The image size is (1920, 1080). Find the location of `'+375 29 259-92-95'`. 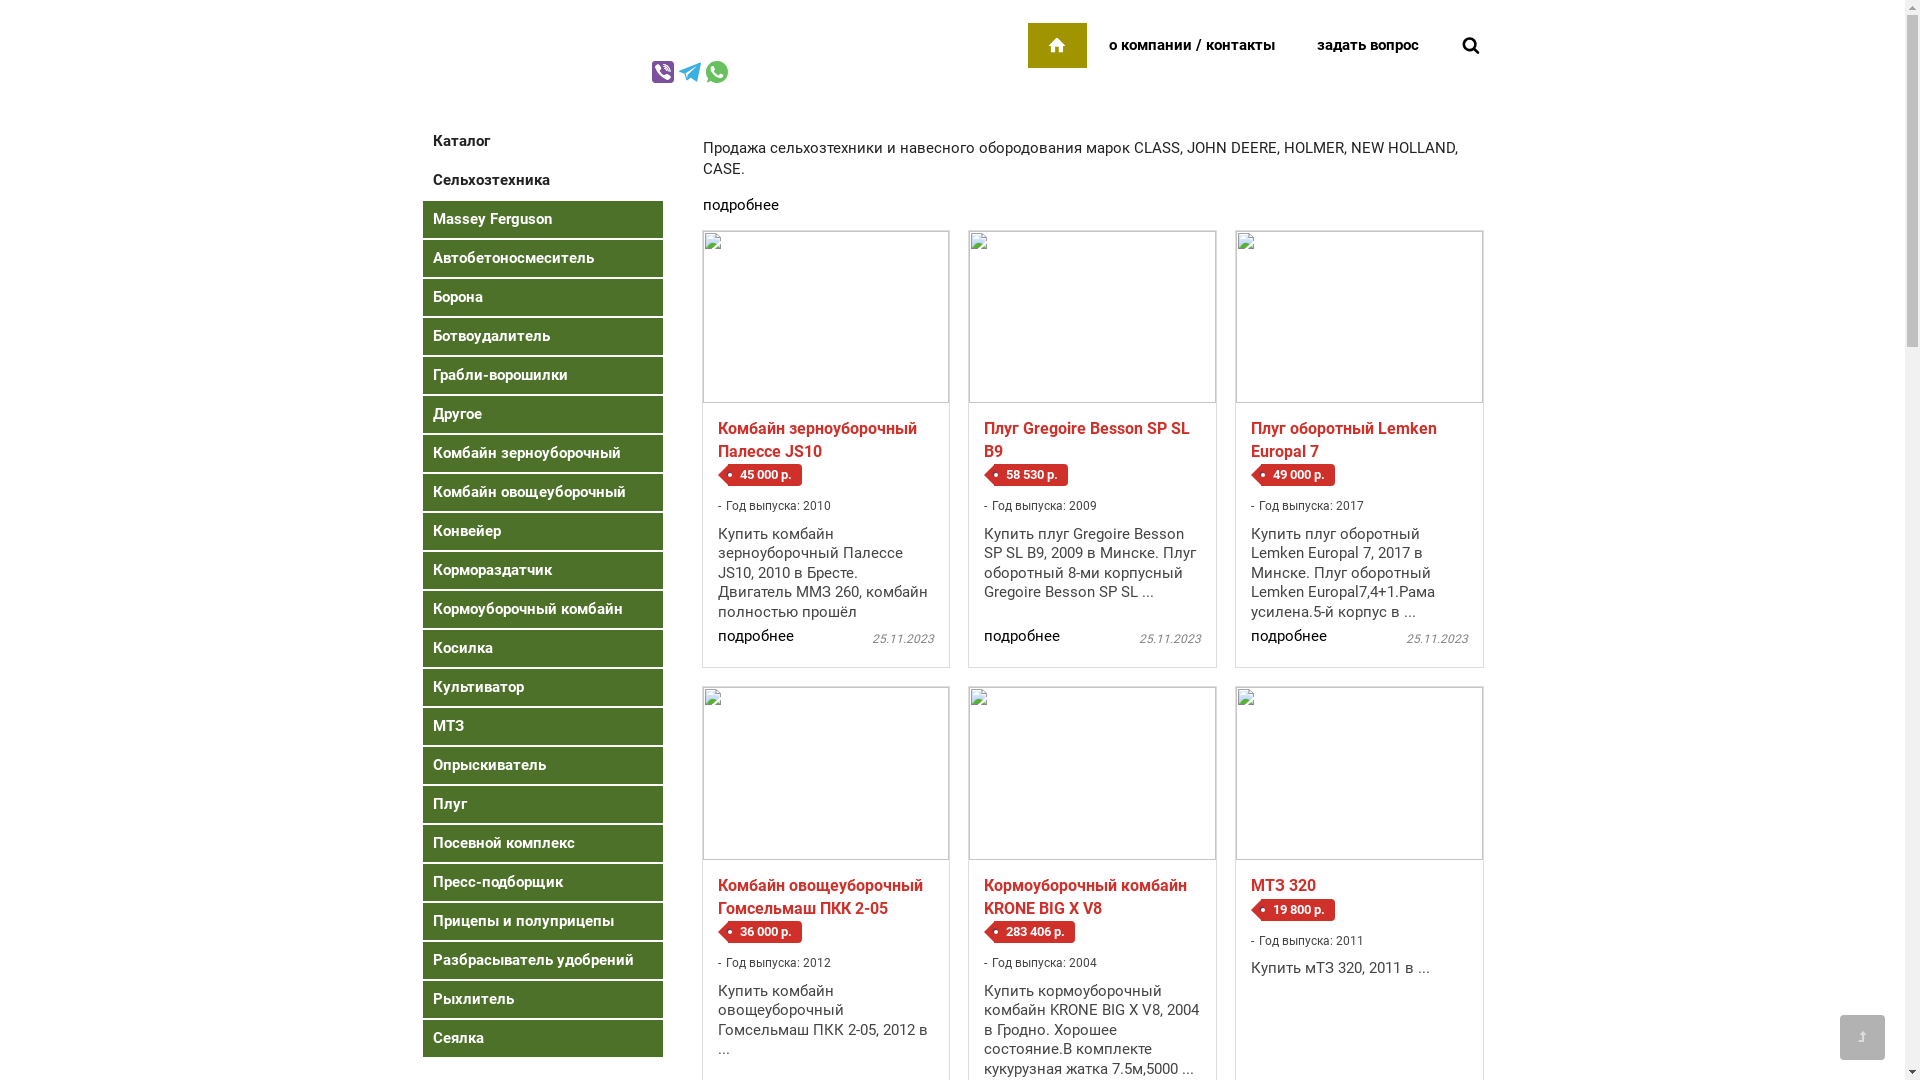

'+375 29 259-92-95' is located at coordinates (603, 67).